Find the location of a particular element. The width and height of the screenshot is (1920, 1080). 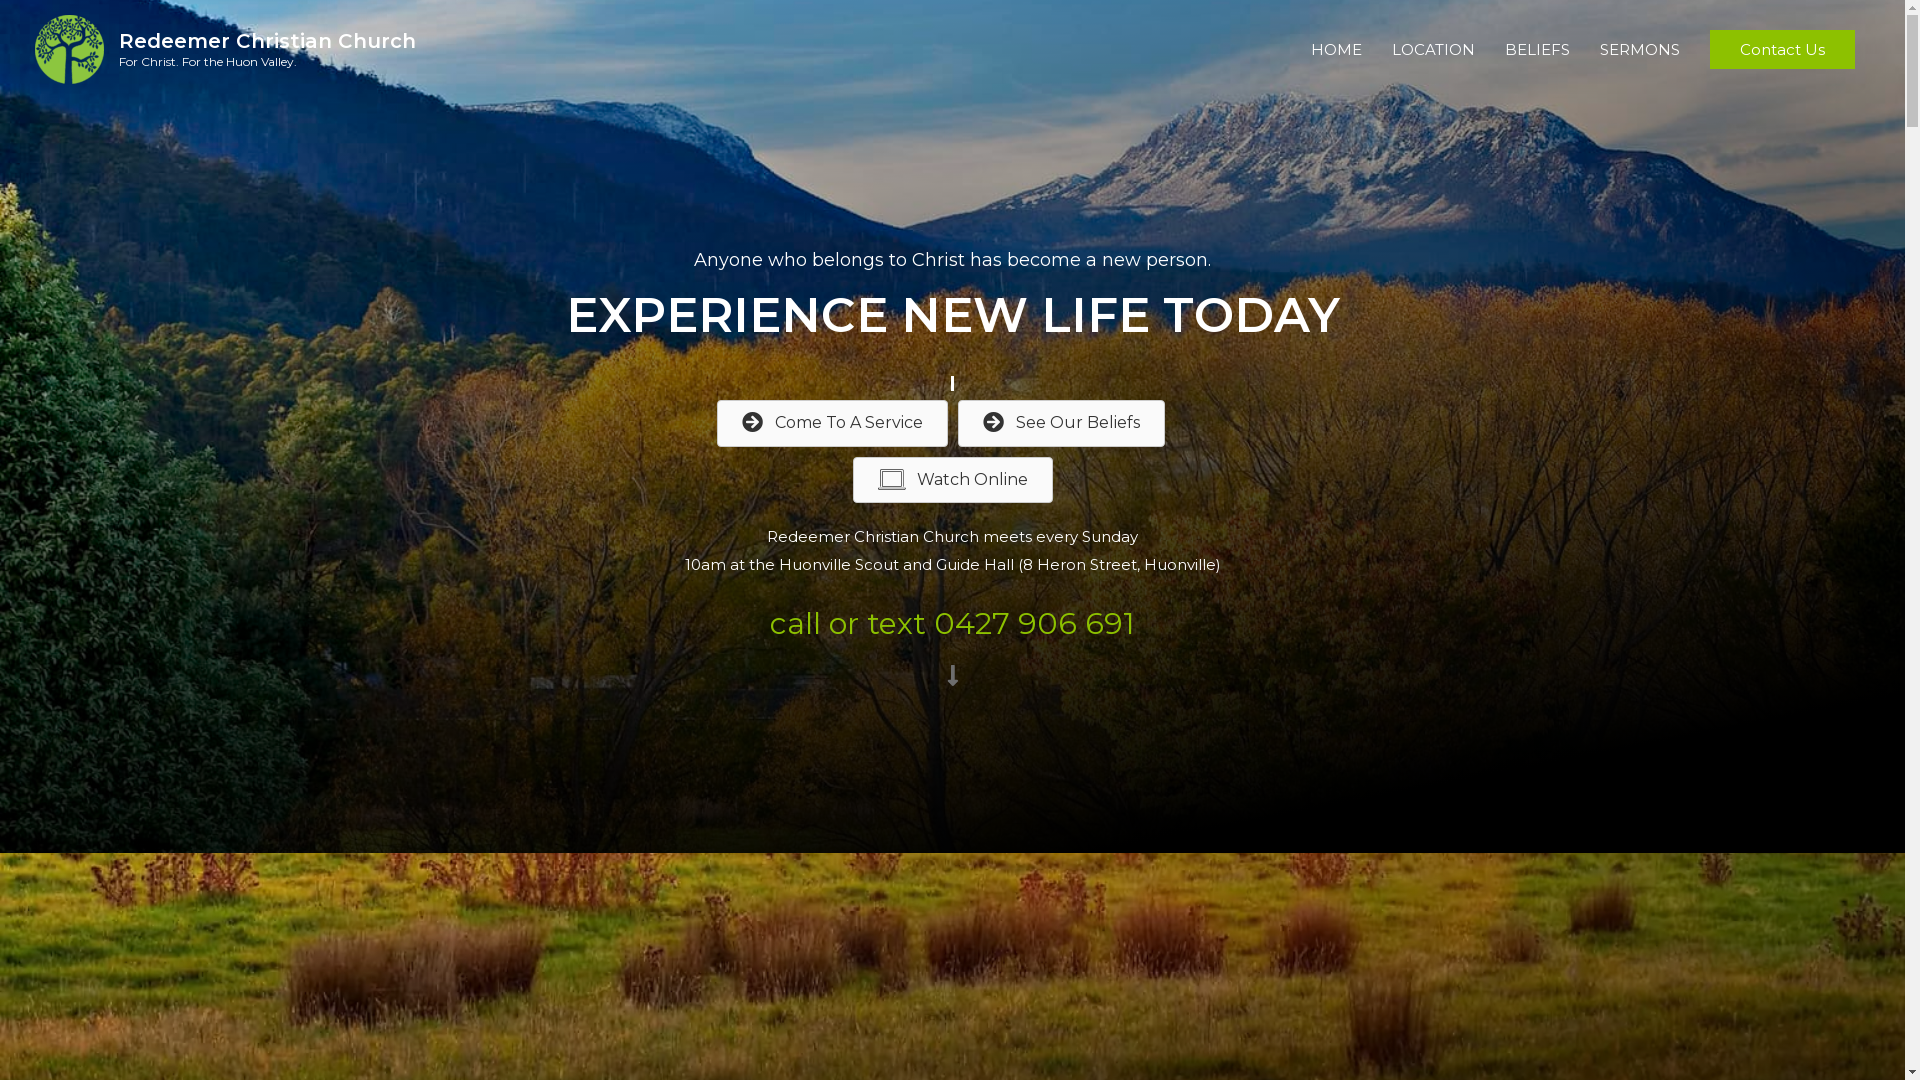

'LOCATION' is located at coordinates (1432, 49).